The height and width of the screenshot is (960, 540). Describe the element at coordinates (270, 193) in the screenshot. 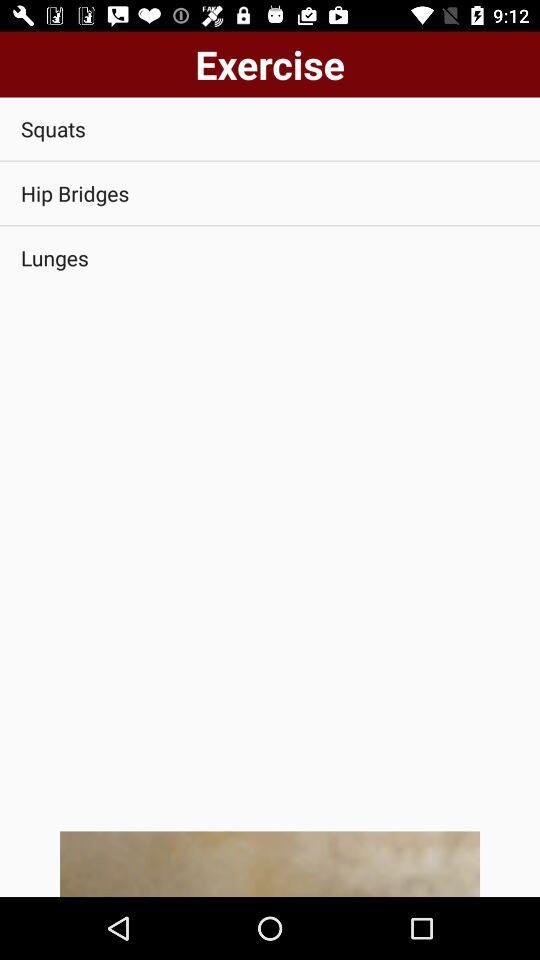

I see `app below squats icon` at that location.